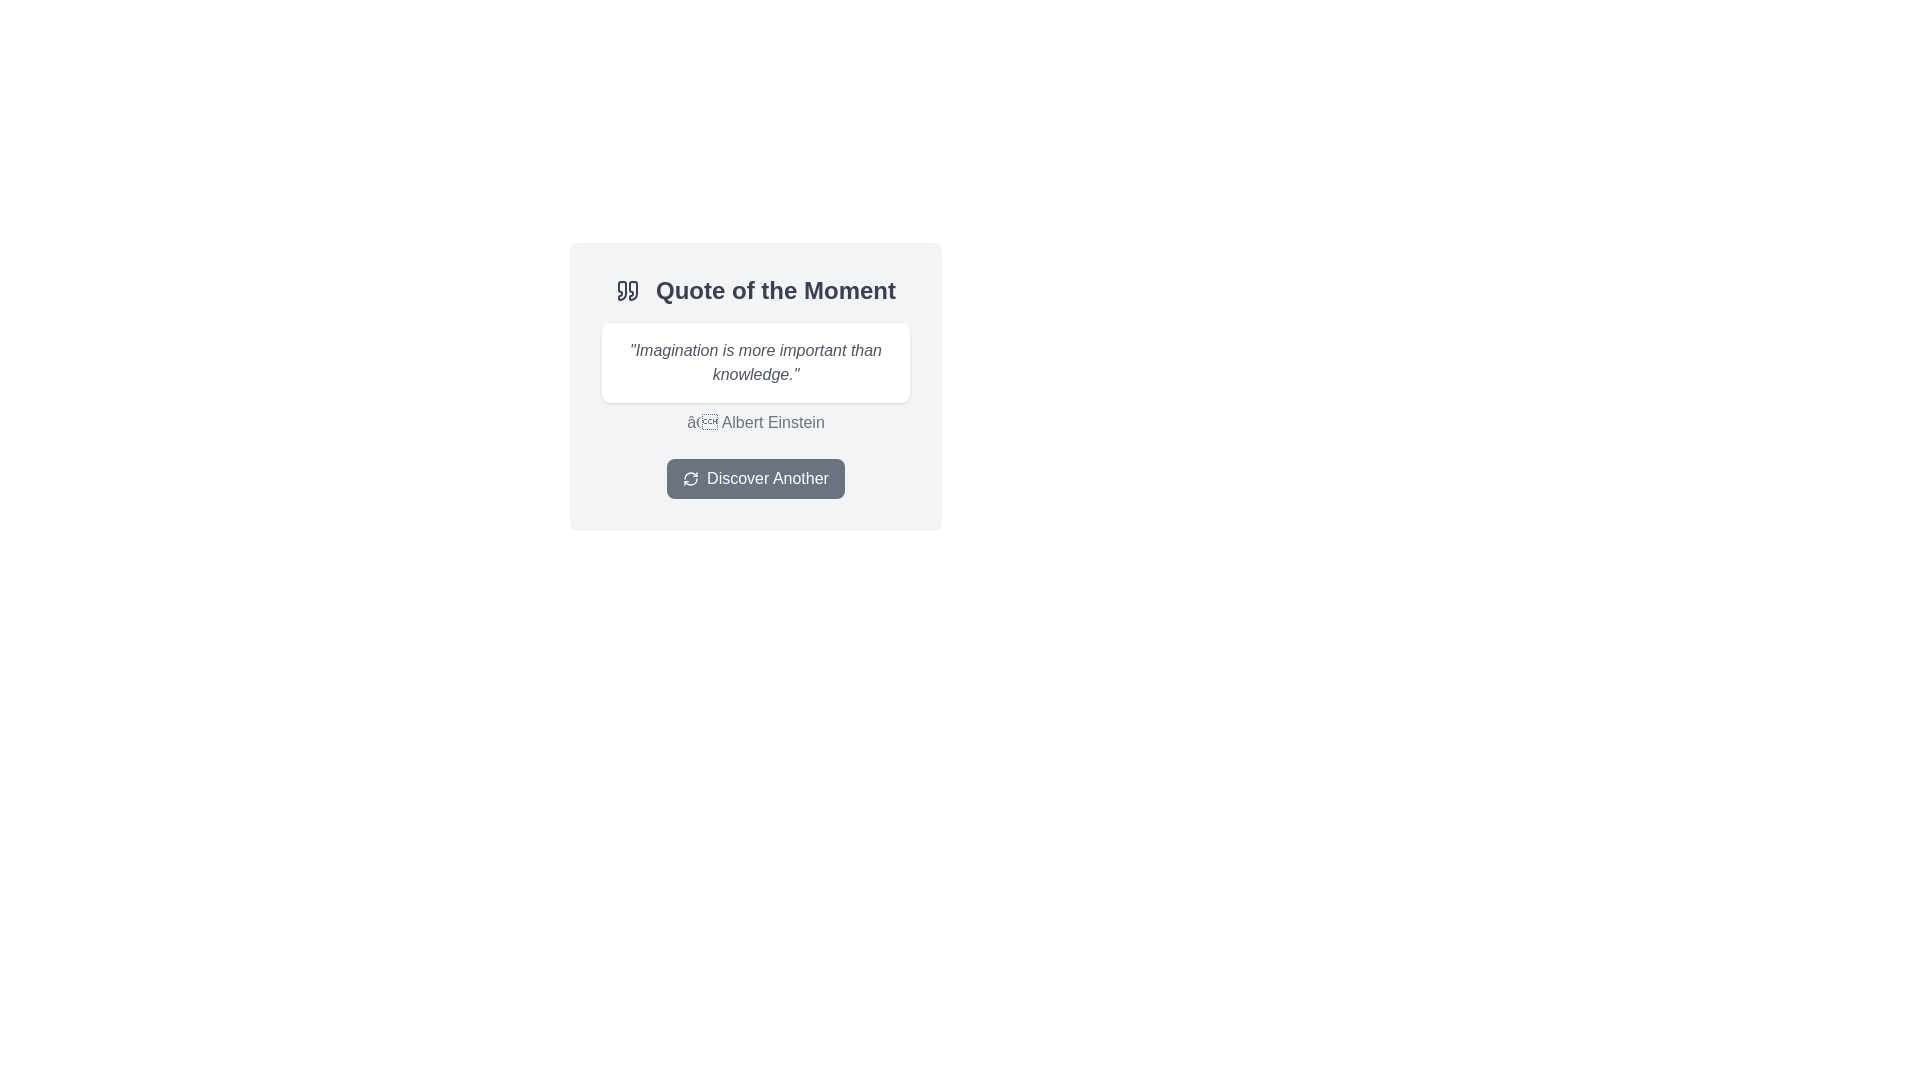 The image size is (1920, 1080). Describe the element at coordinates (754, 362) in the screenshot. I see `the highlighted quotation text label located below 'Quote of the Moment' and above '— Albert Einstein.' within the light gray card` at that location.